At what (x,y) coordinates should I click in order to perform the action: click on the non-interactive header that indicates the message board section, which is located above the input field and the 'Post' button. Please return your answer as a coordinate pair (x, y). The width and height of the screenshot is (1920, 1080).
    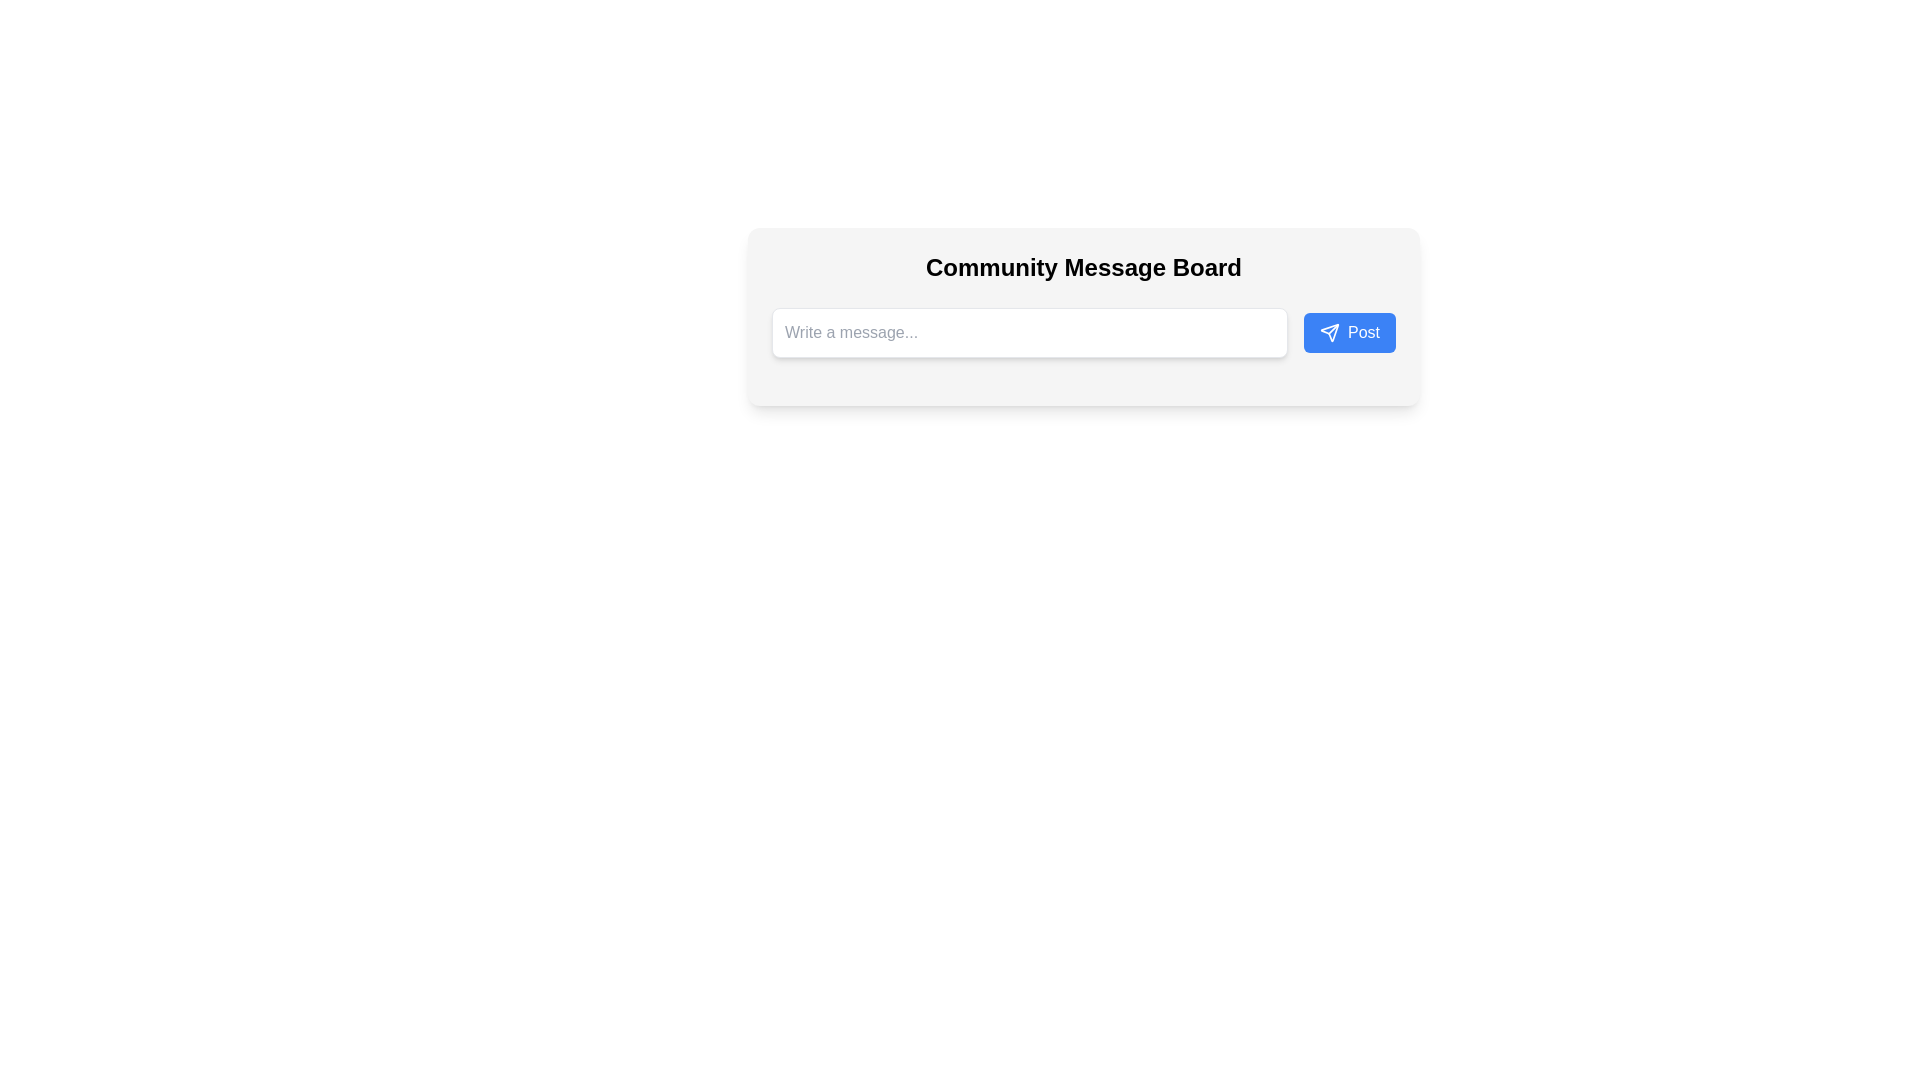
    Looking at the image, I should click on (1083, 266).